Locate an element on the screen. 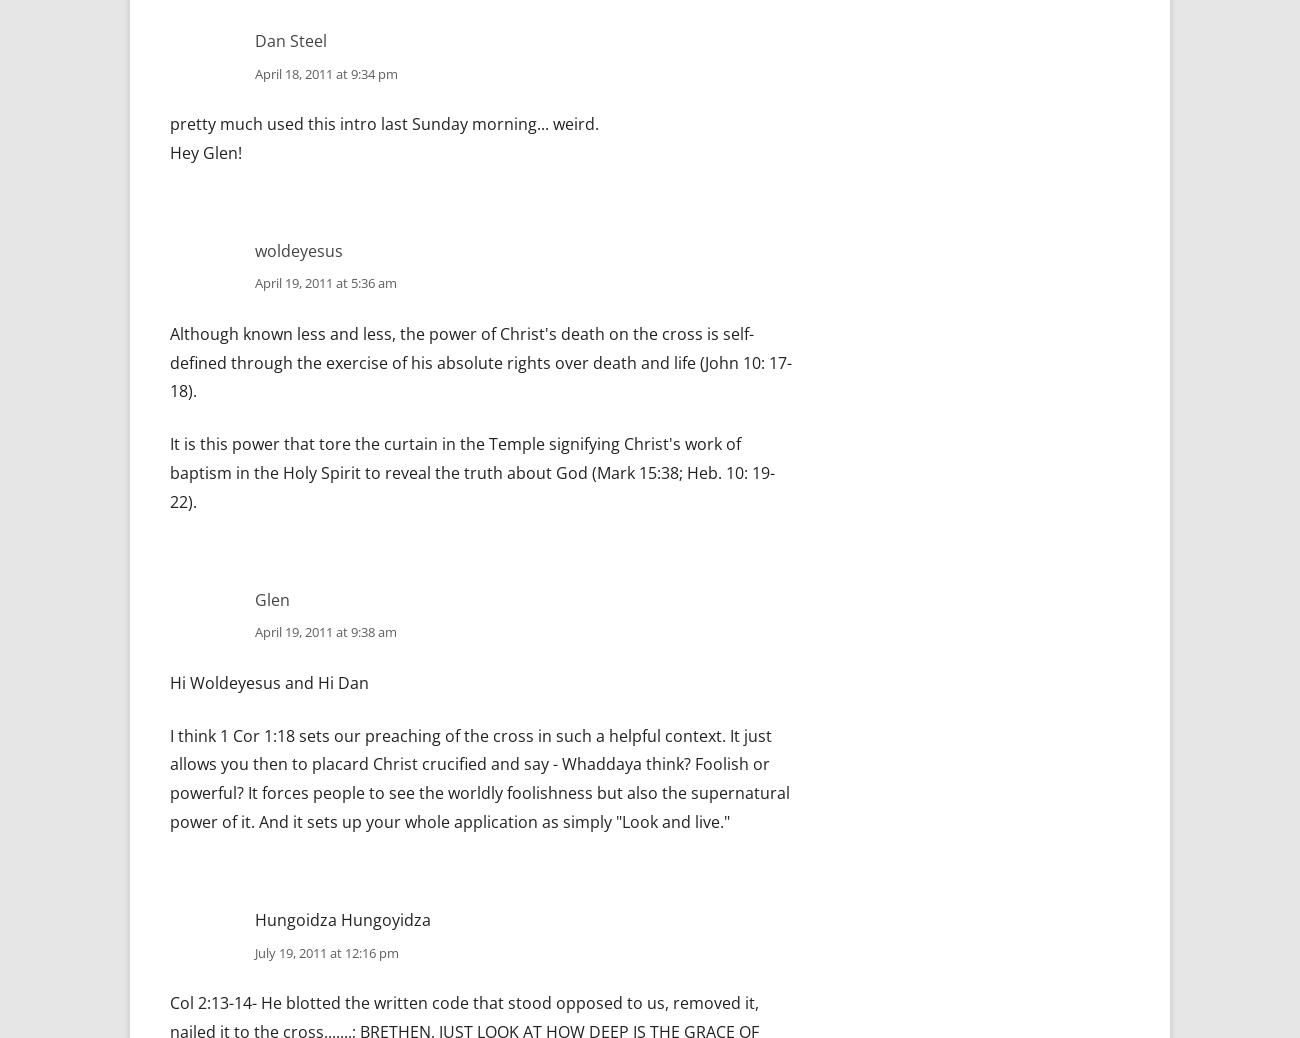  'Glen' is located at coordinates (254, 598).